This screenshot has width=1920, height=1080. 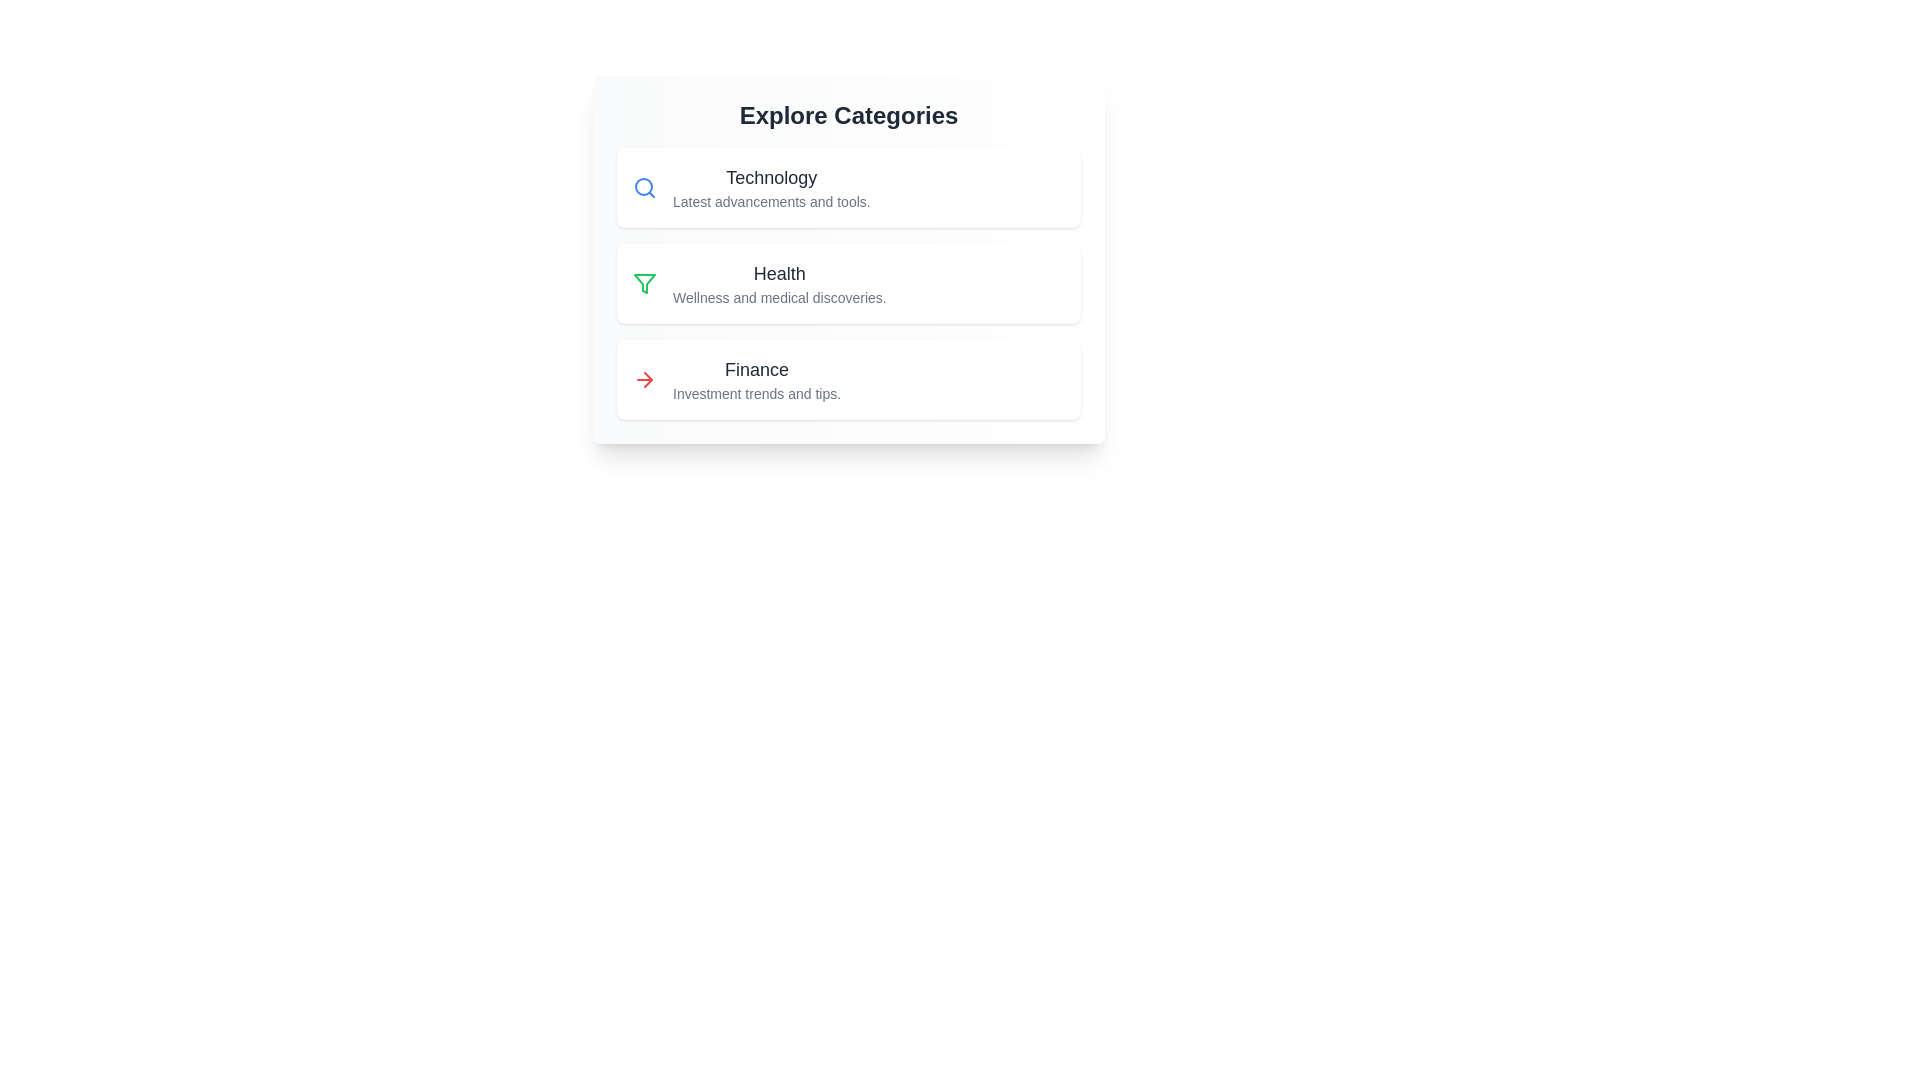 I want to click on the icon associated with the category Health, so click(x=644, y=284).